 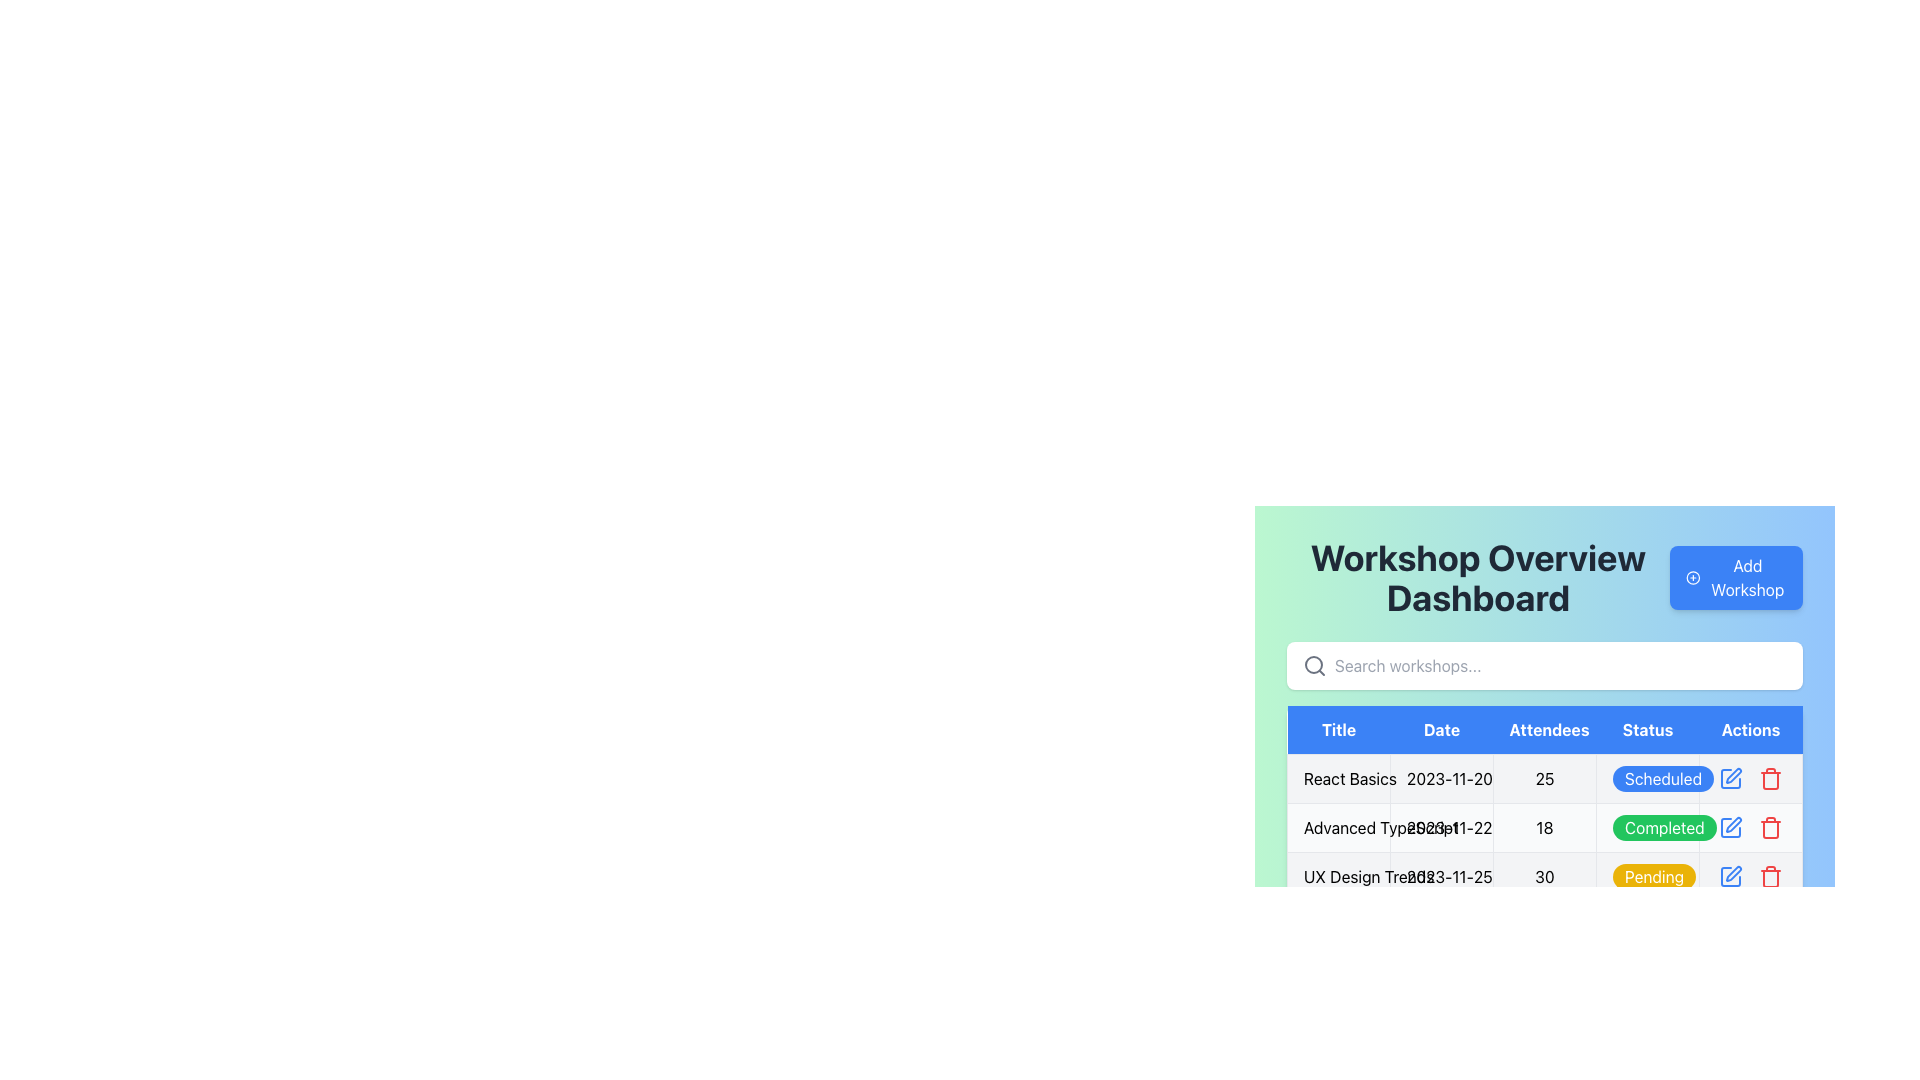 I want to click on the 'Title' table header cell, which is a rectangular button with white text on a blue background, to sort the column, so click(x=1339, y=729).